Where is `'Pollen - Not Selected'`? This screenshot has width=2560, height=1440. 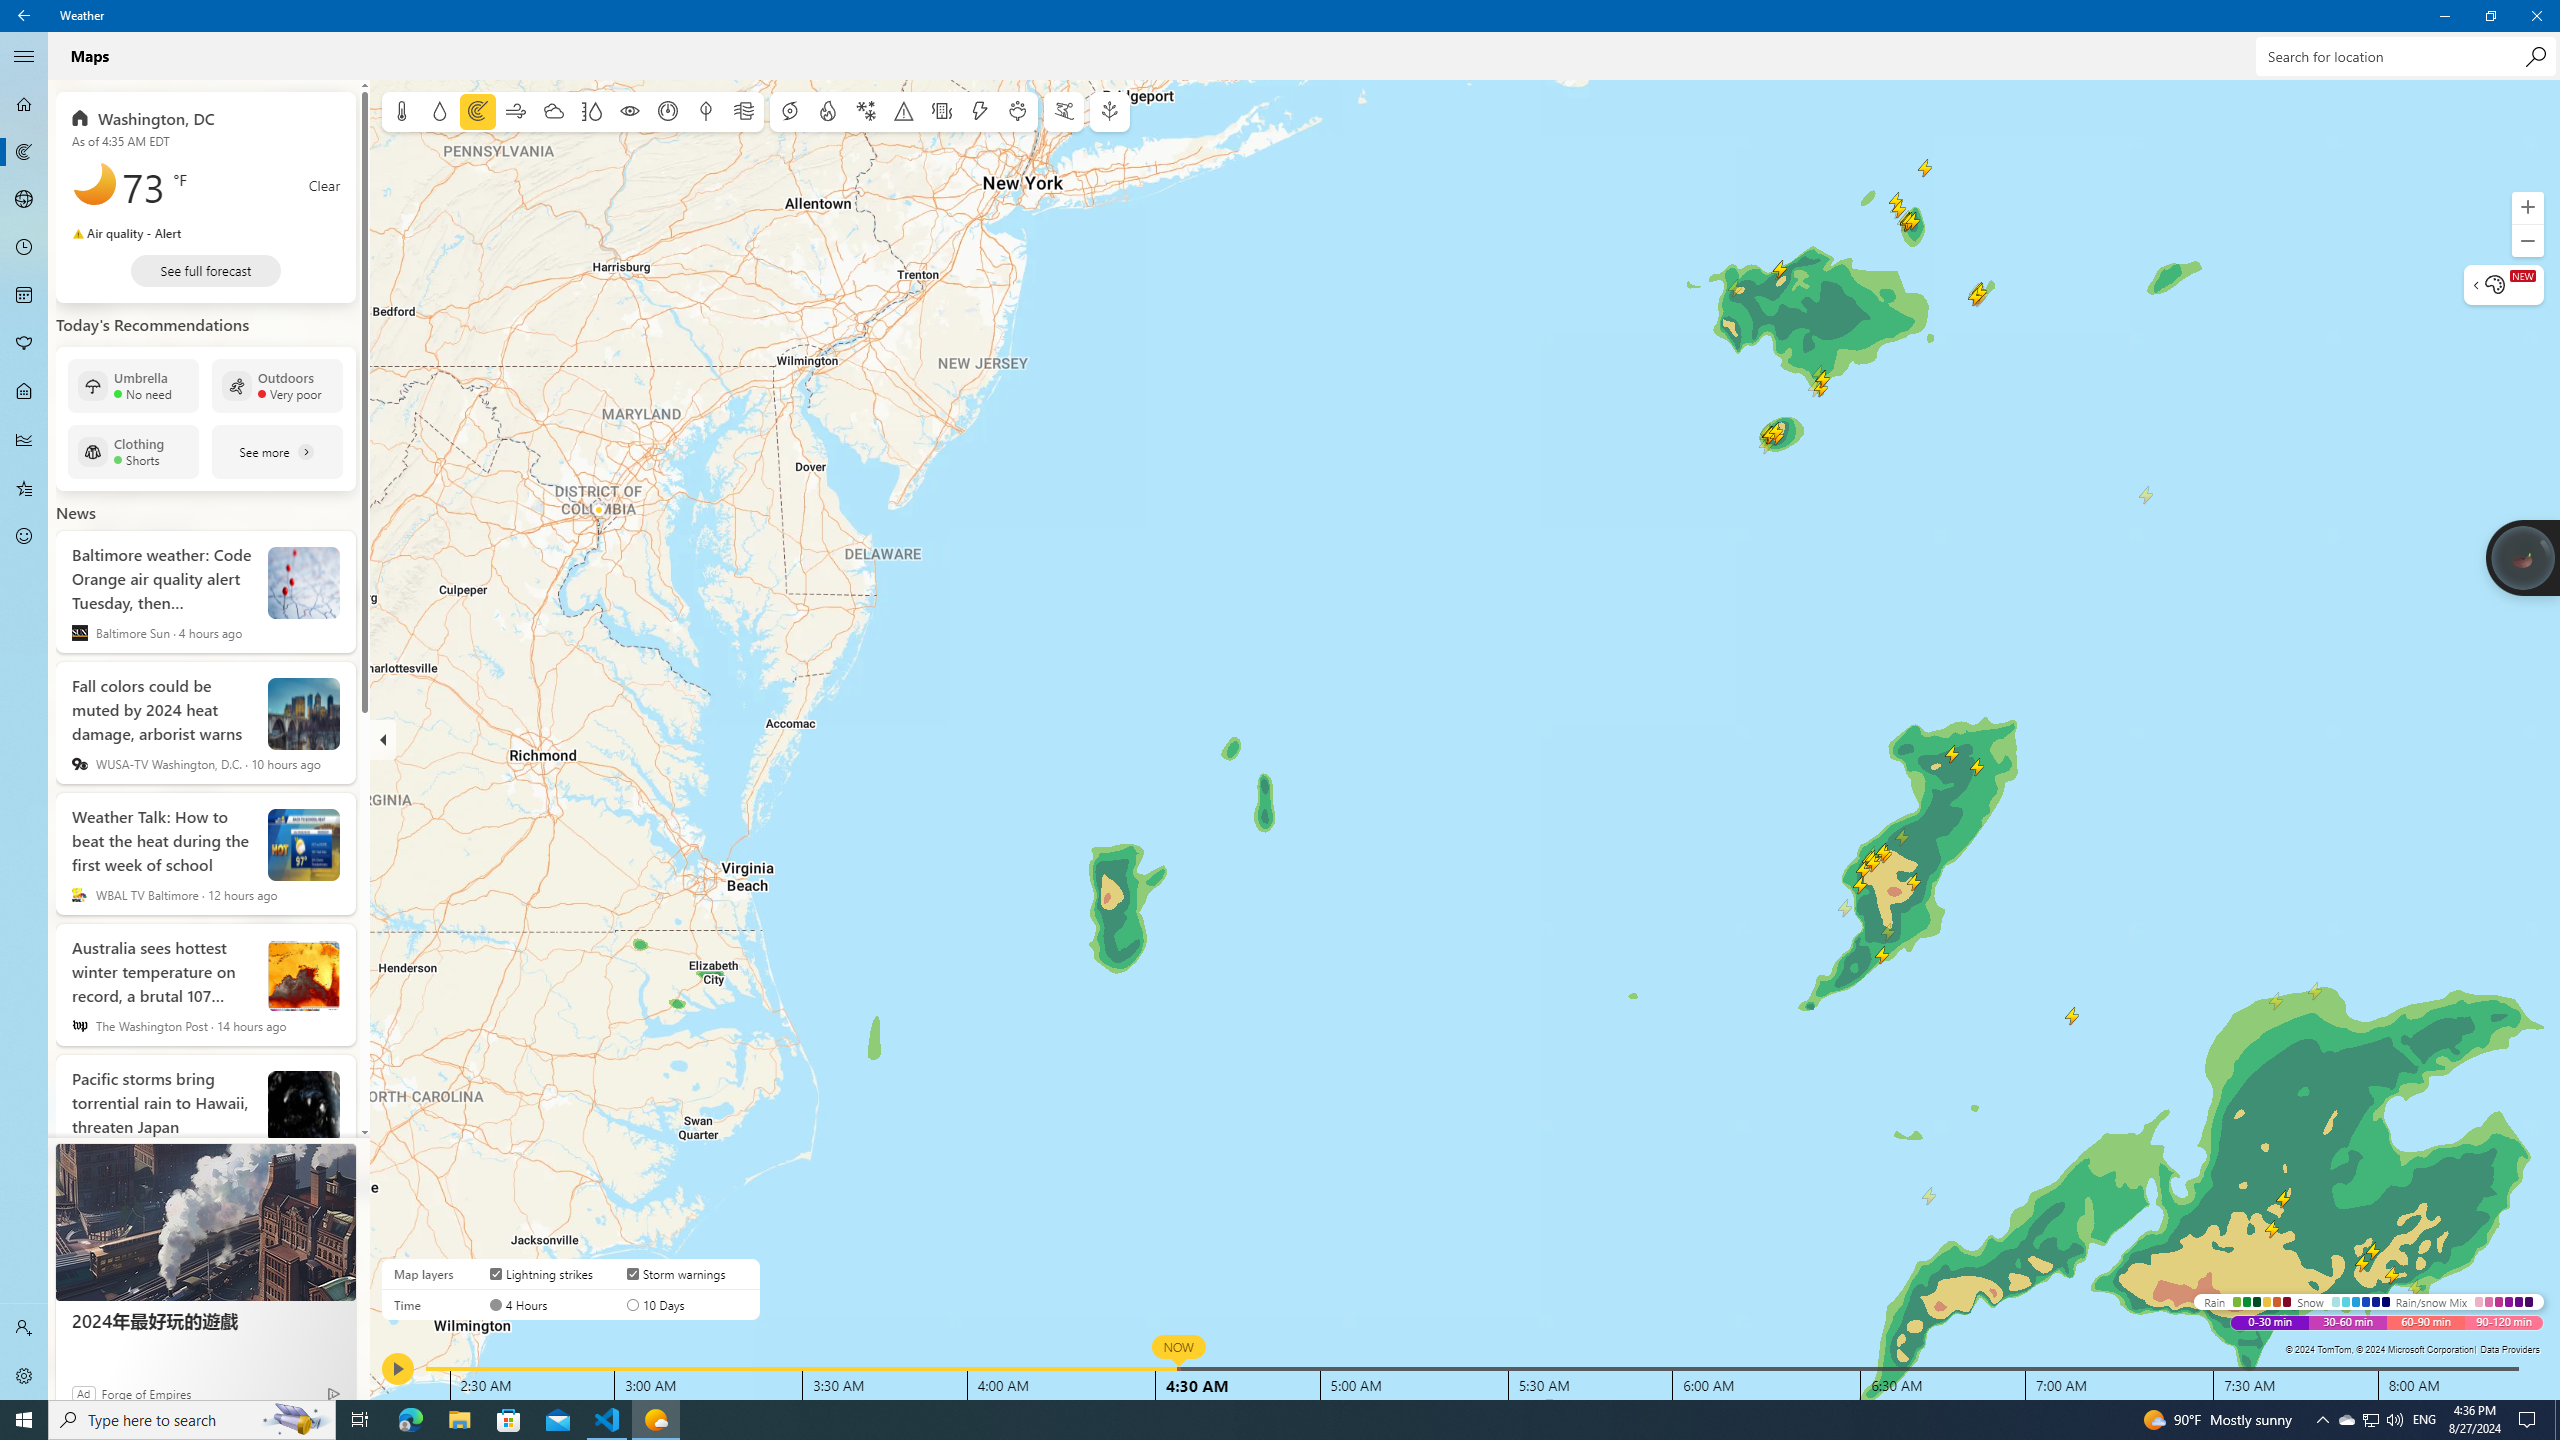 'Pollen - Not Selected' is located at coordinates (24, 344).